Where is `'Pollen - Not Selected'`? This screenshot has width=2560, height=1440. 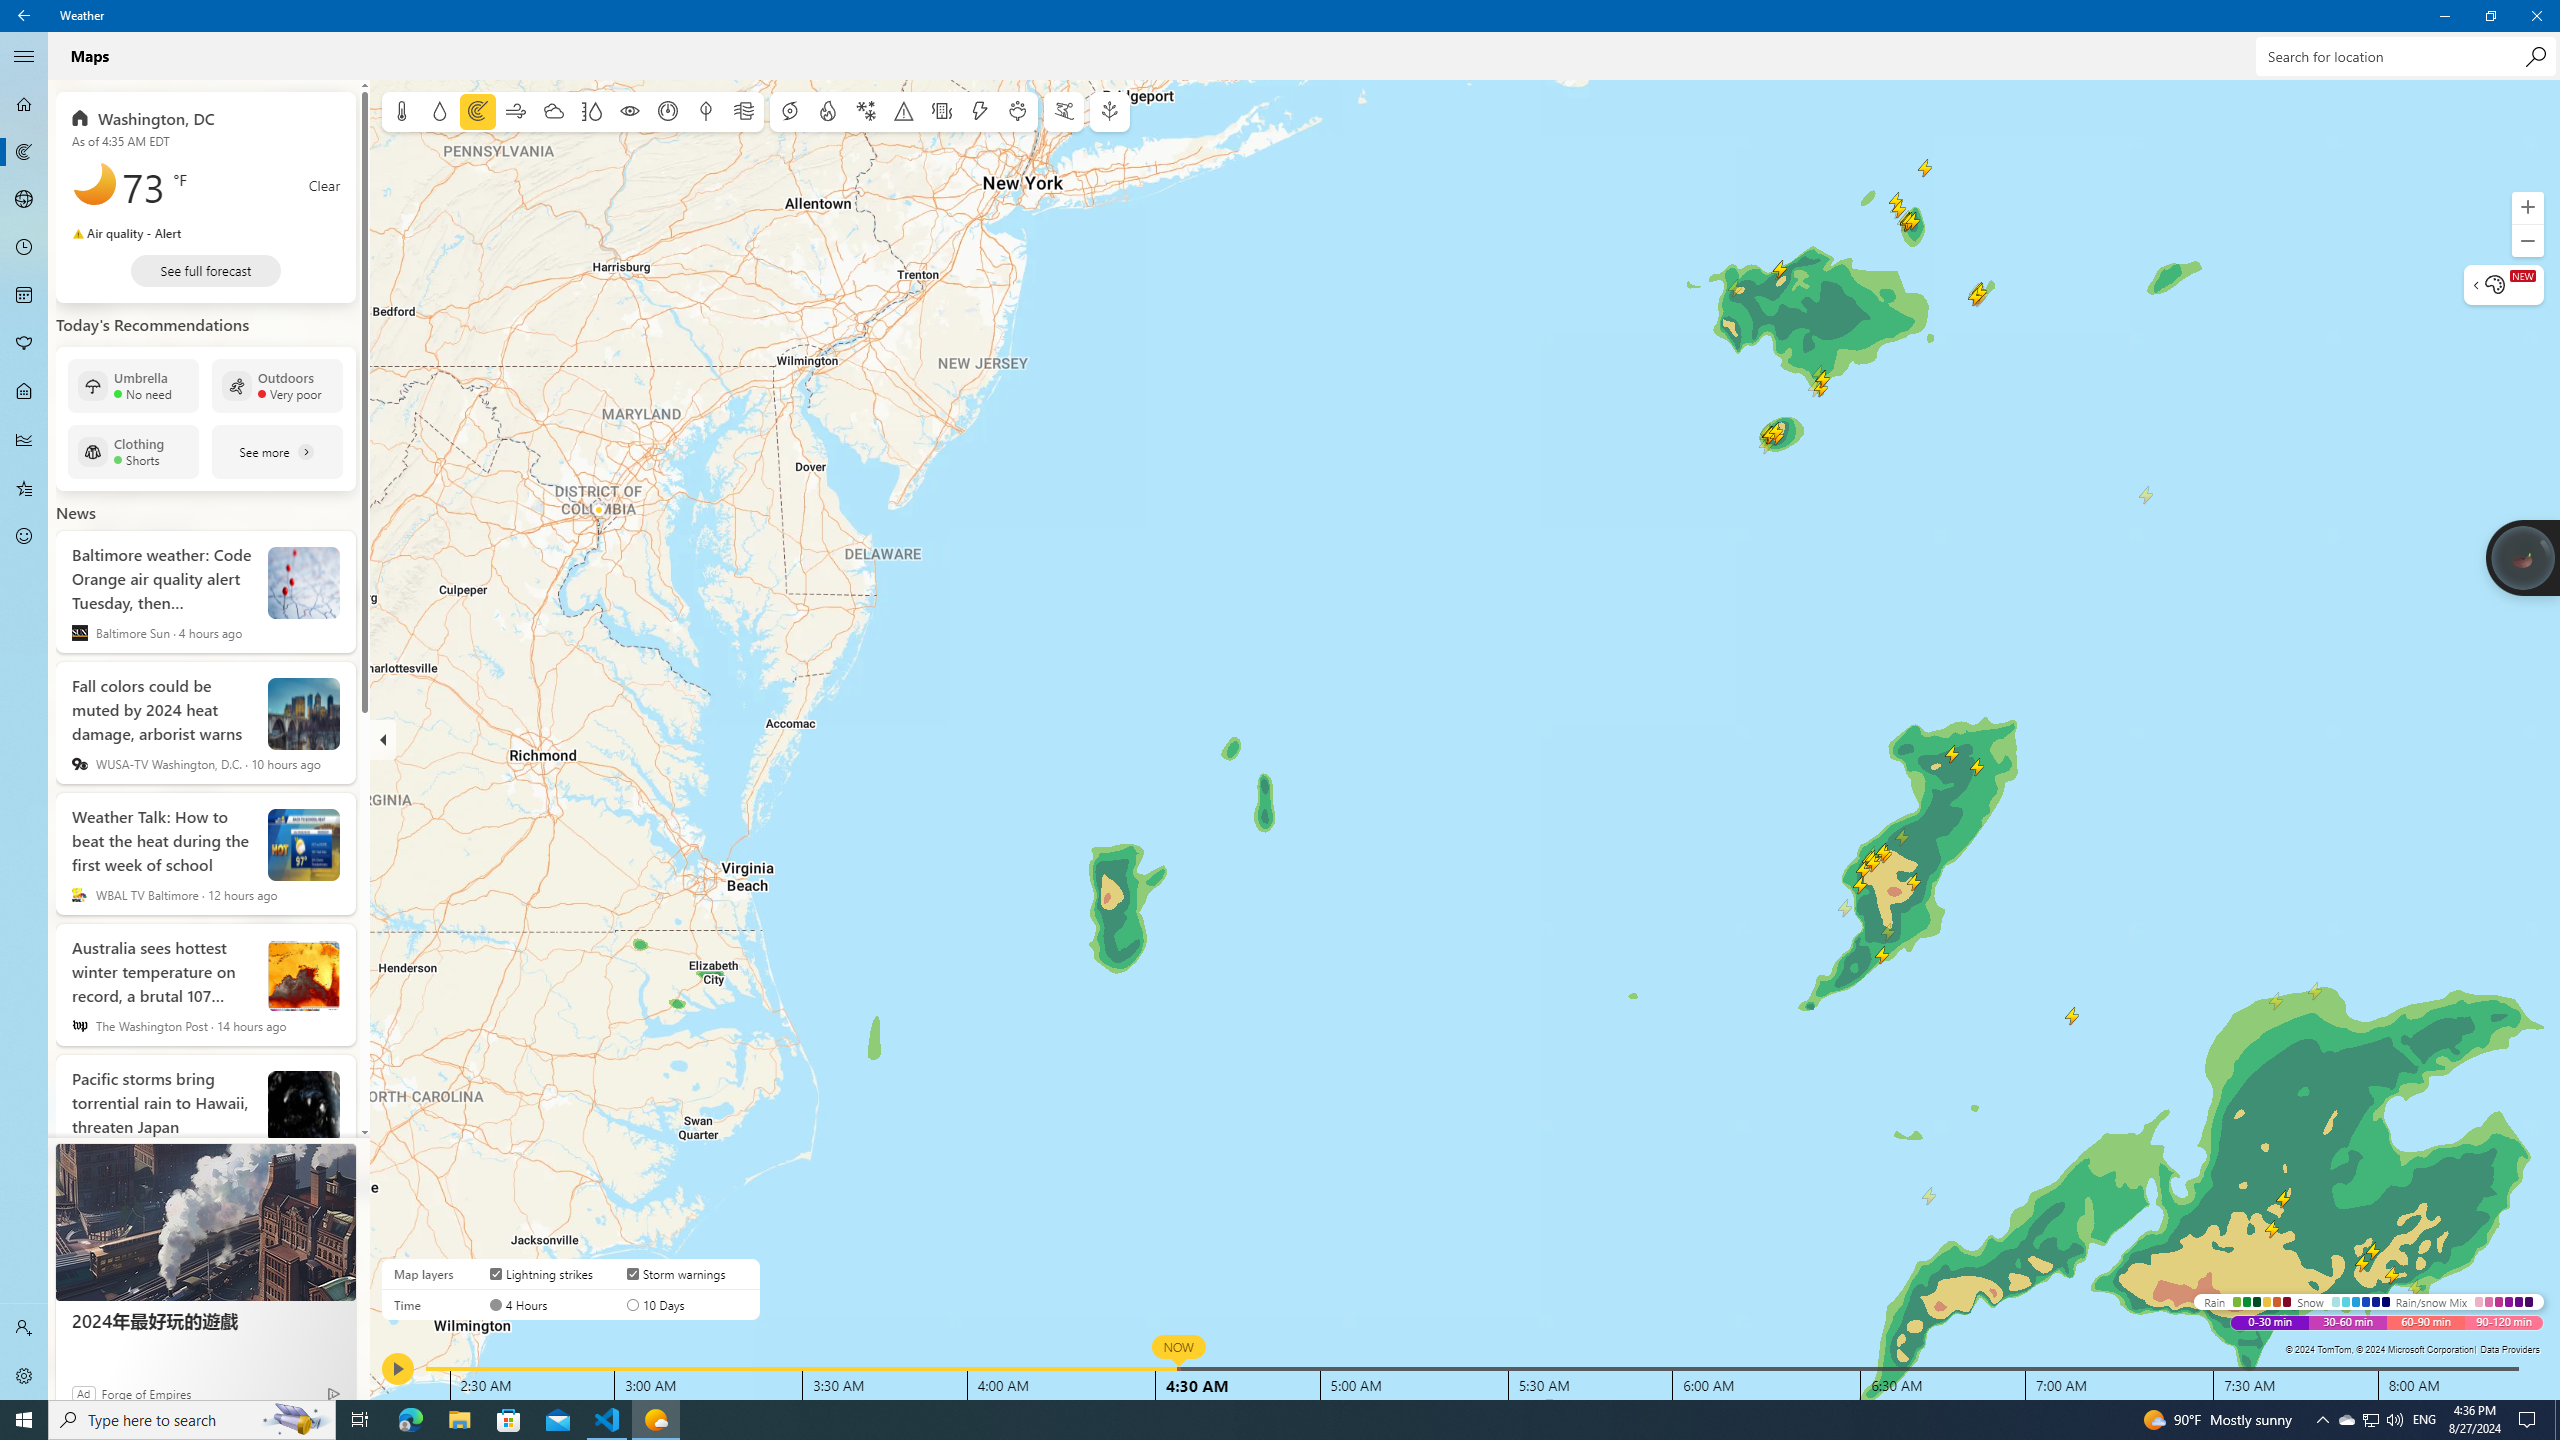 'Pollen - Not Selected' is located at coordinates (24, 344).